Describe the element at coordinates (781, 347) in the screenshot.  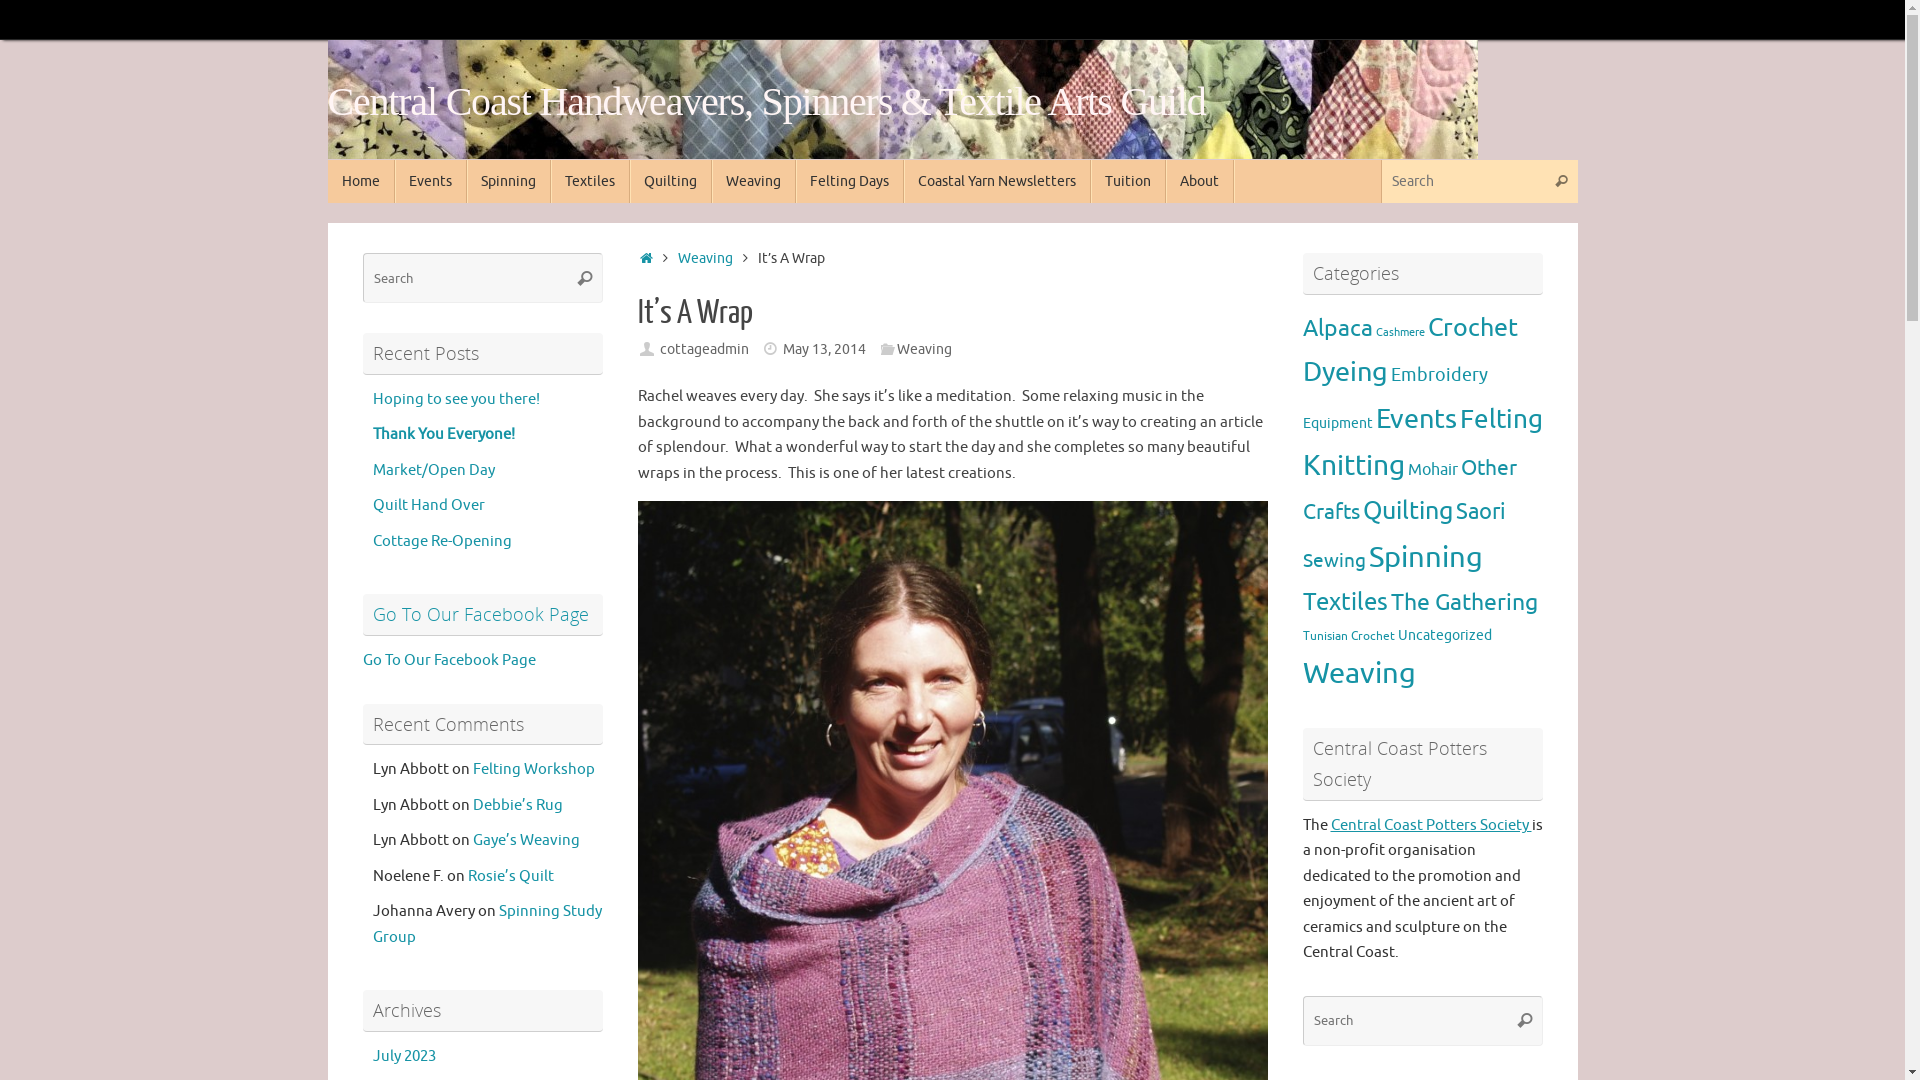
I see `'May 13, 2014'` at that location.